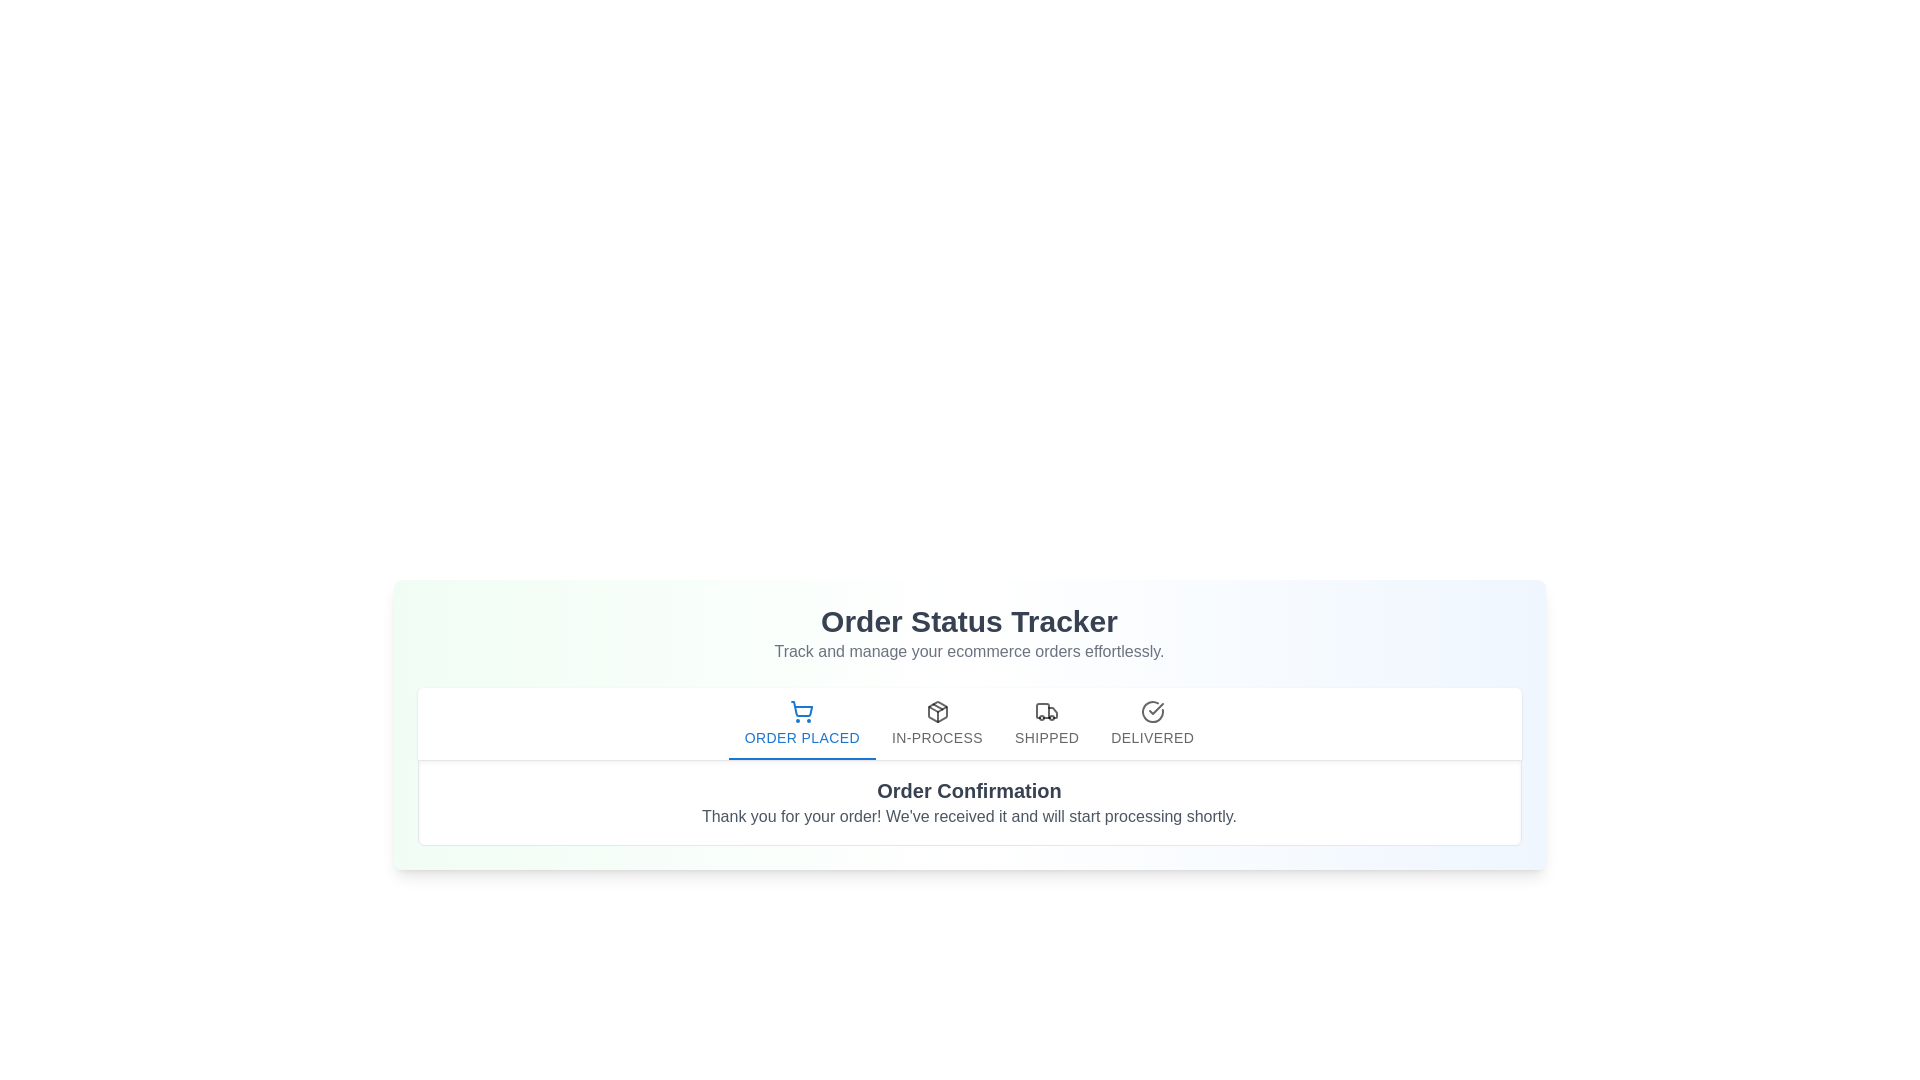 The width and height of the screenshot is (1920, 1080). What do you see at coordinates (936, 708) in the screenshot?
I see `the triangular SVG element that is part of the package icon, specifically the top section resembling an arrowhead pointing upwards` at bounding box center [936, 708].